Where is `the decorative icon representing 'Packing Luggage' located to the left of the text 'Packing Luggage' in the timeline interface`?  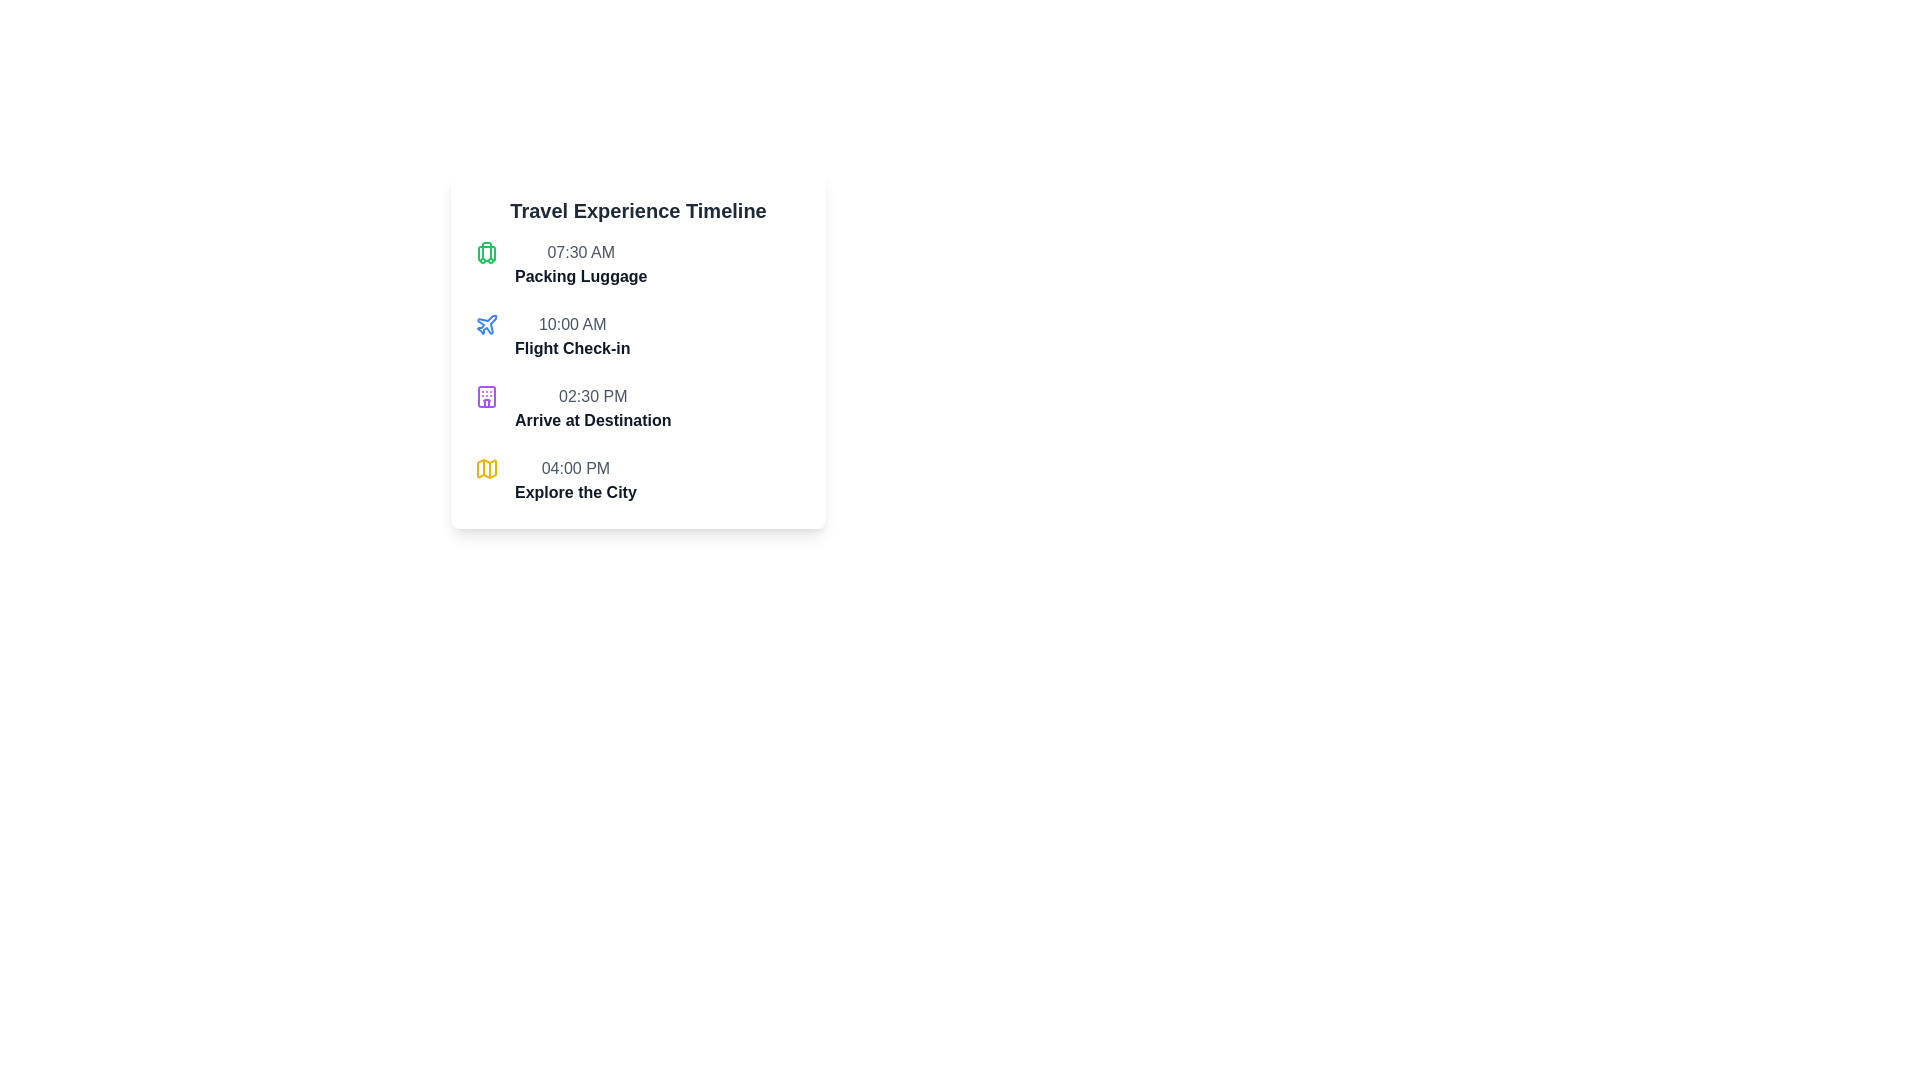 the decorative icon representing 'Packing Luggage' located to the left of the text 'Packing Luggage' in the timeline interface is located at coordinates (486, 252).